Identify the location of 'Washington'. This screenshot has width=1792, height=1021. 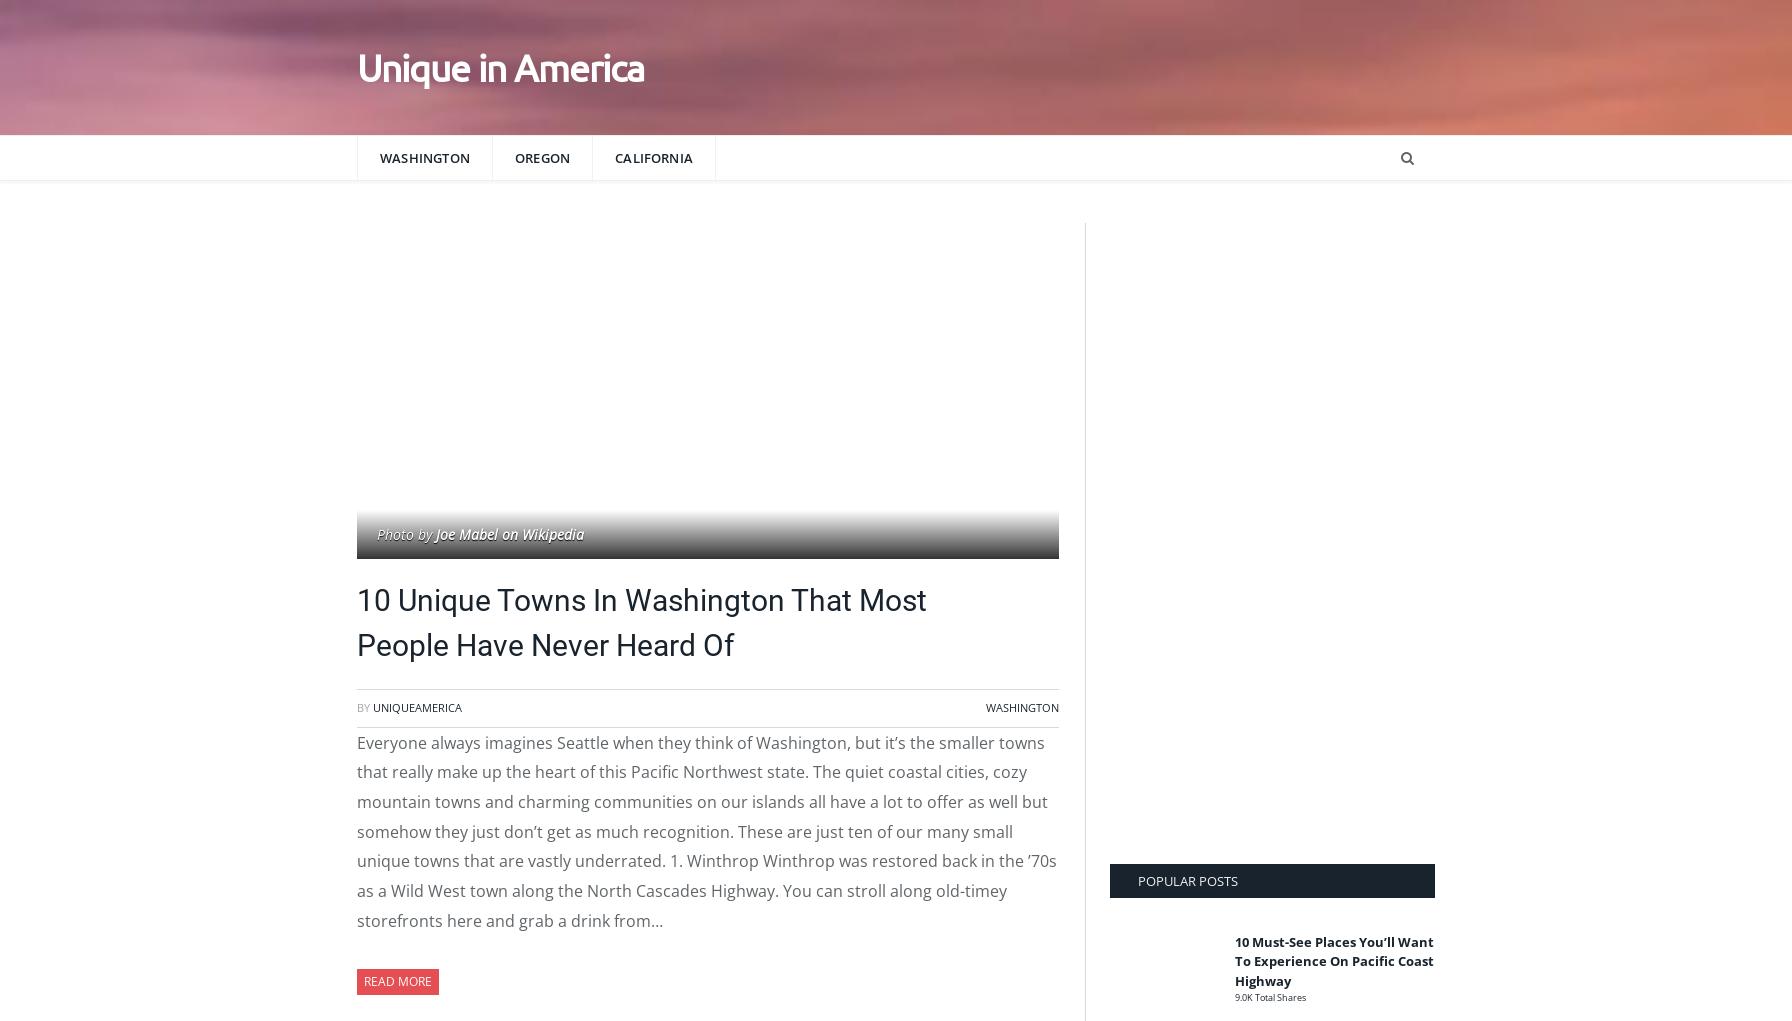
(985, 706).